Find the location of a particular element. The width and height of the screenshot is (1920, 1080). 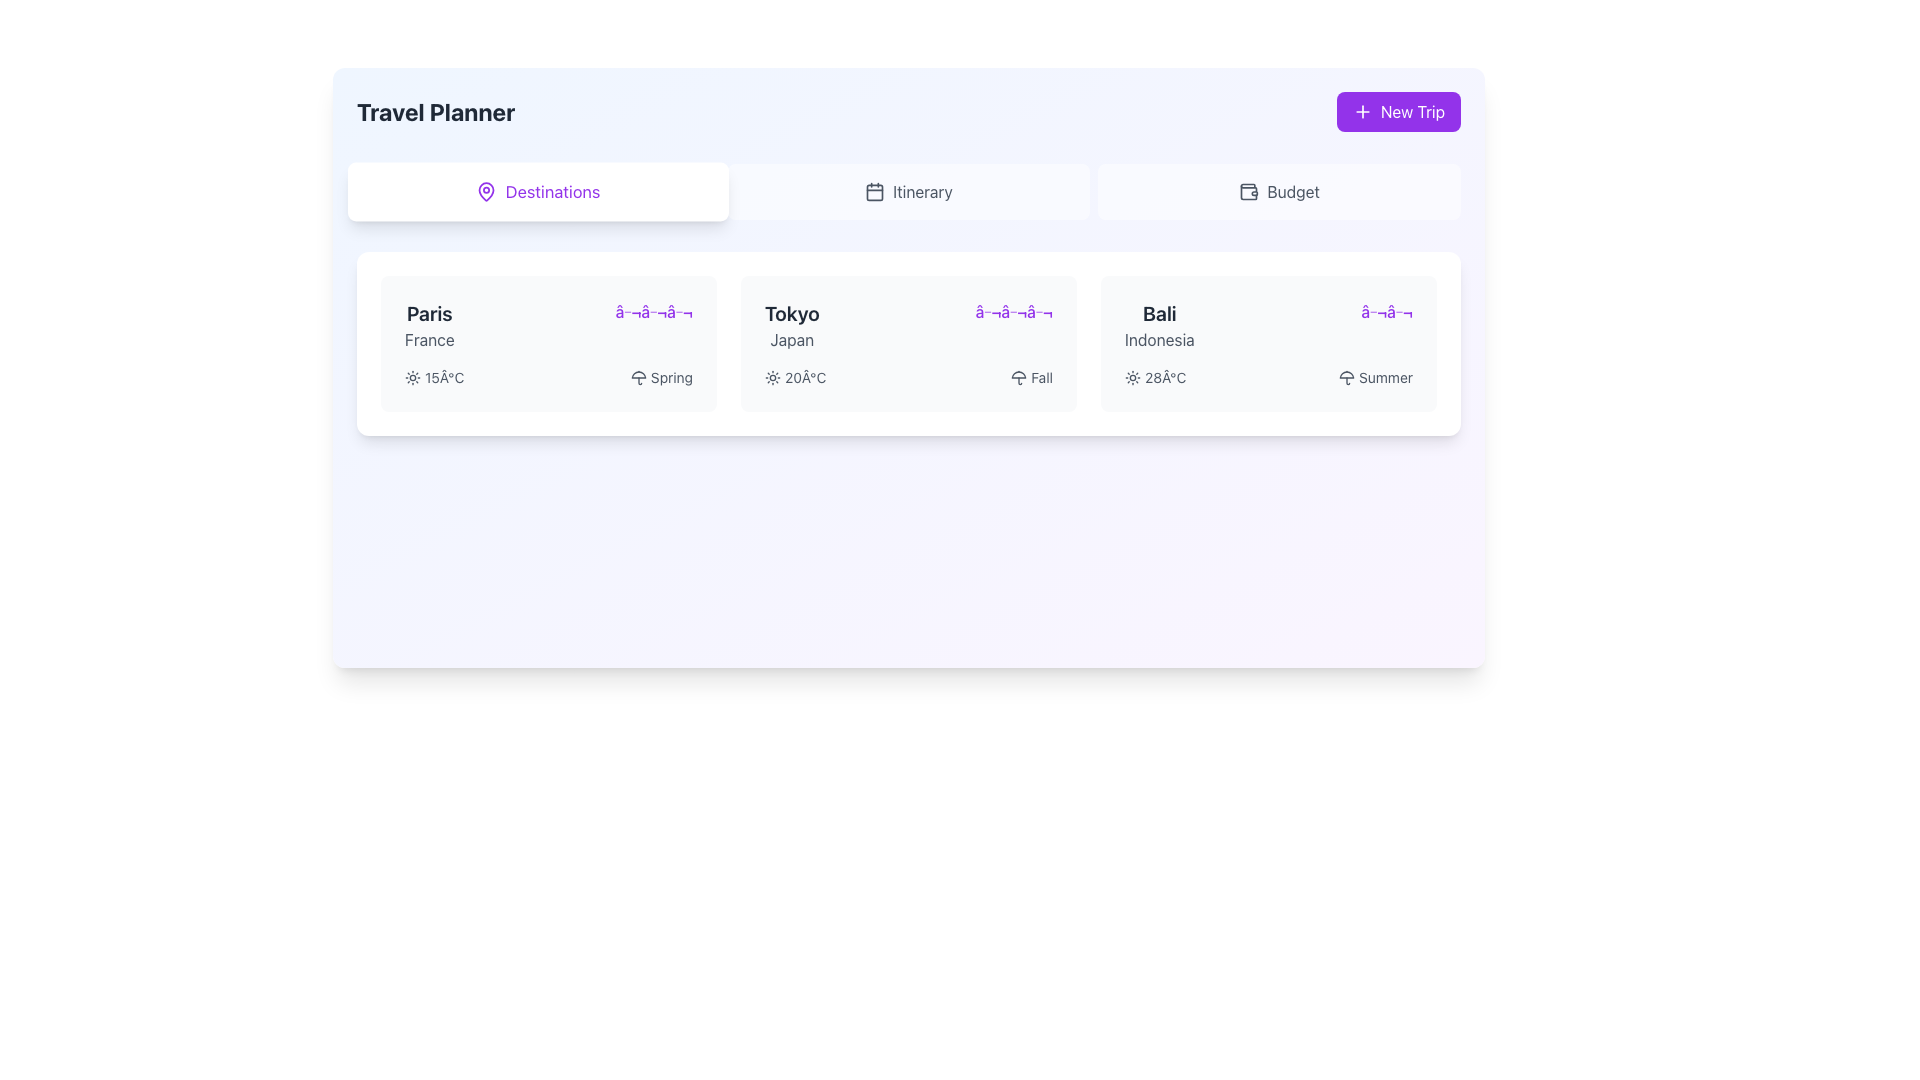

the Icon graphic that signifies a location or destination in the 'Destinations' section of the navigation bar is located at coordinates (486, 192).